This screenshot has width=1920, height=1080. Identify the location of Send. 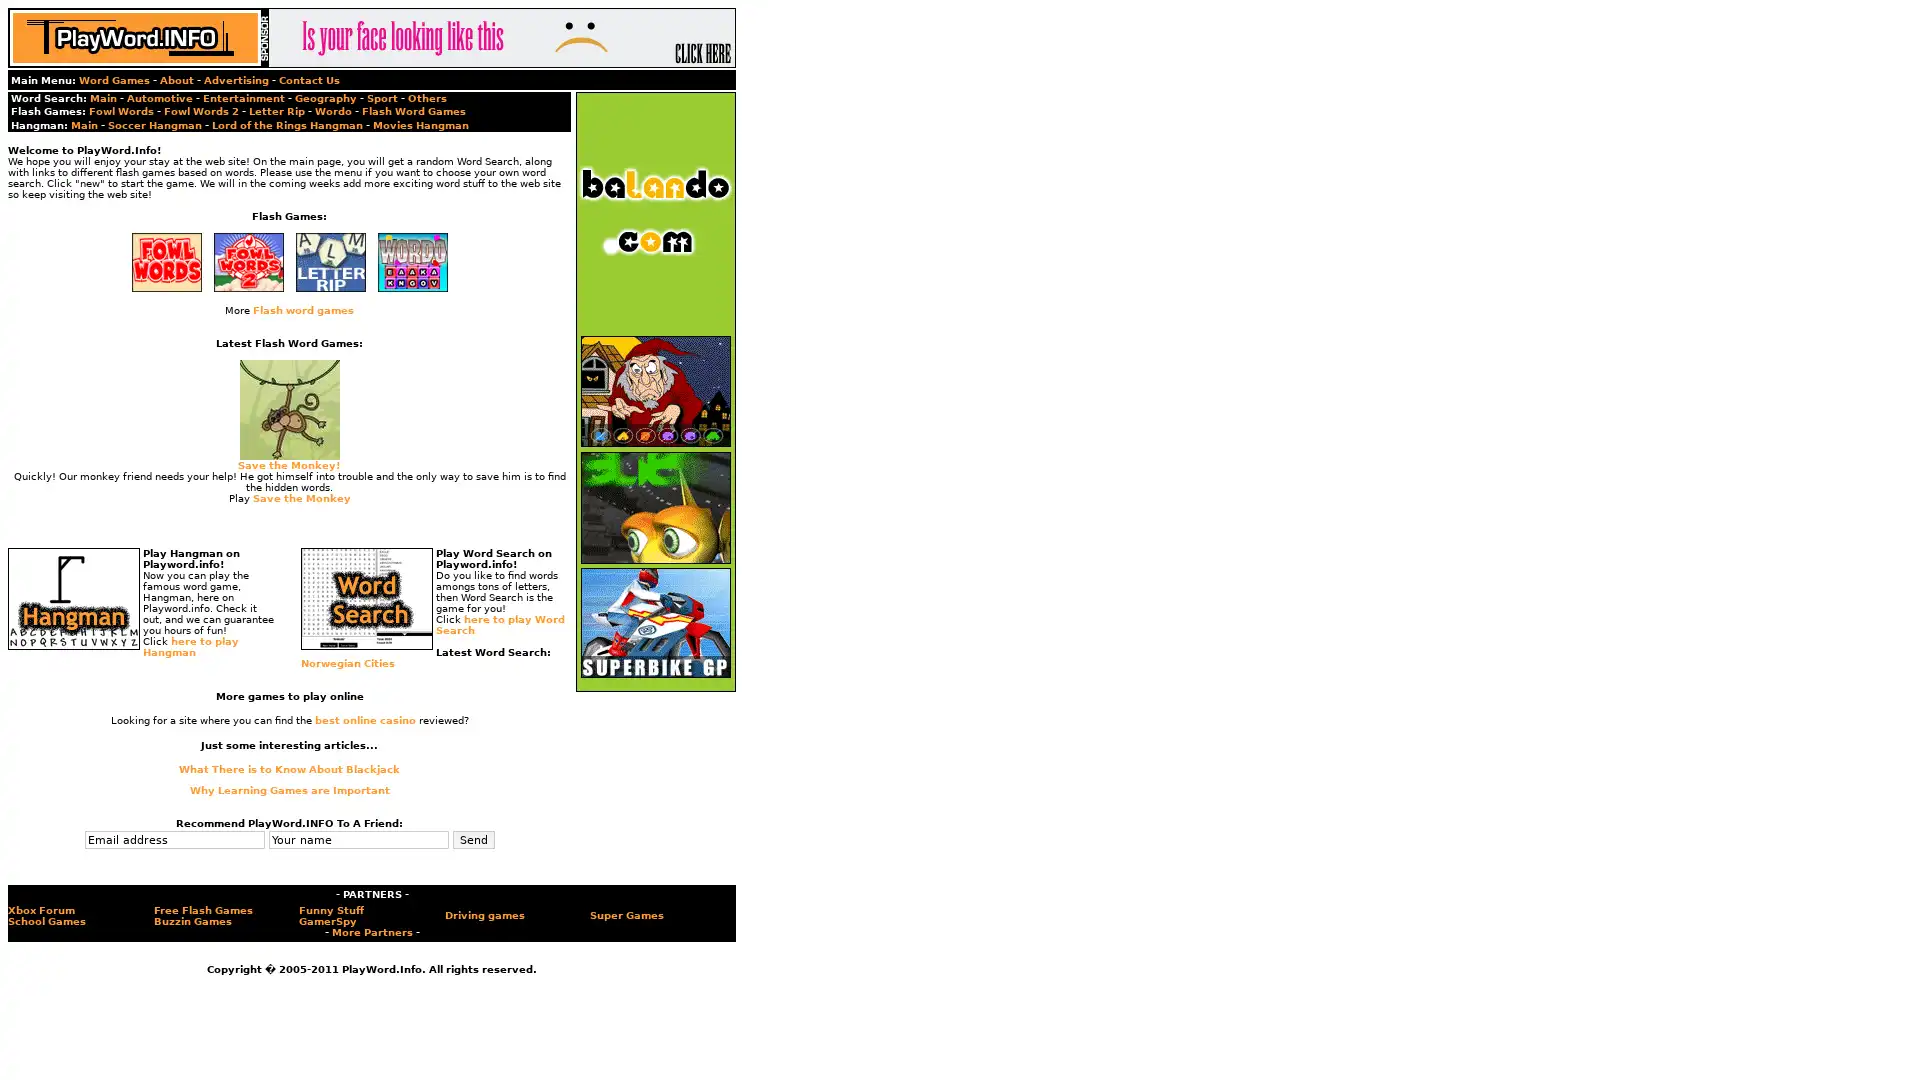
(472, 839).